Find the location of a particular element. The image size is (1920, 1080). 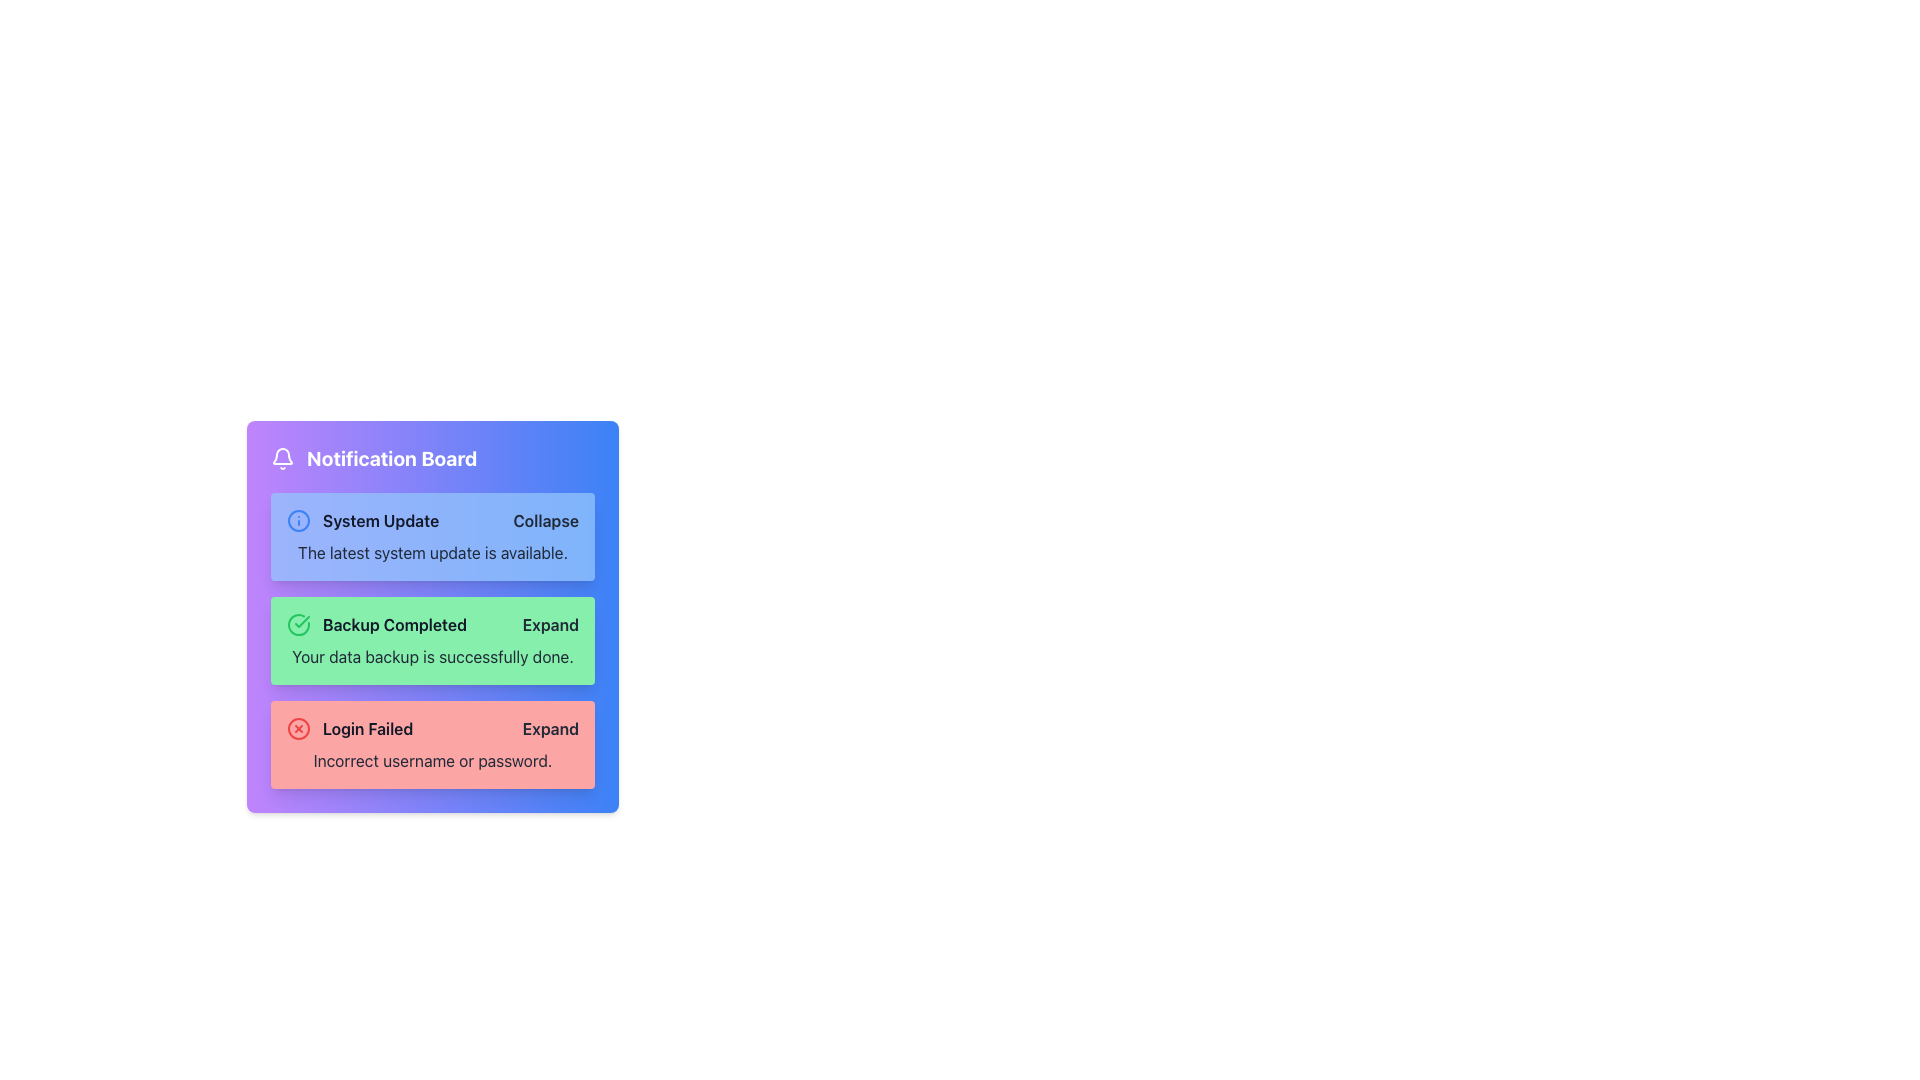

text label displaying 'System Update' which is styled in bold dark gray, located on the left side of the blue 'info' icon in the Notification Board section is located at coordinates (363, 519).